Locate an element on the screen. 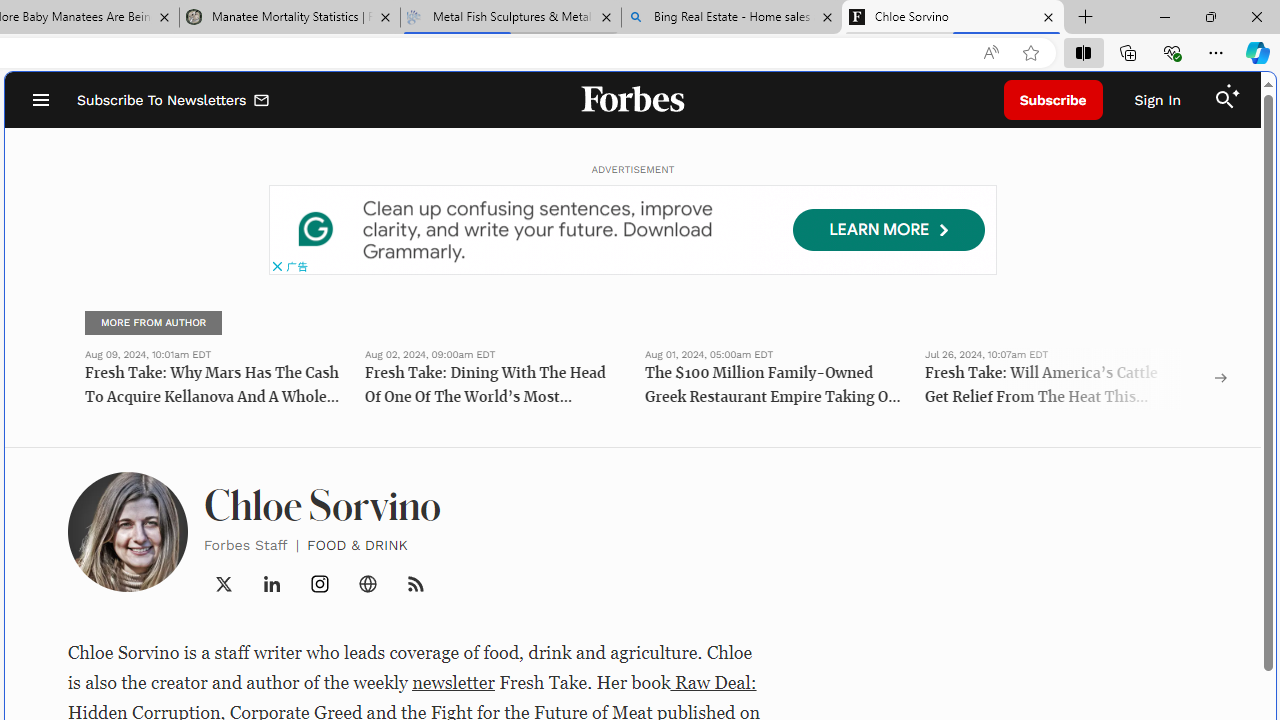  'Class: sparkles_svg__fs-icon sparkles_svg__fs-icon--sparkles' is located at coordinates (1232, 91).